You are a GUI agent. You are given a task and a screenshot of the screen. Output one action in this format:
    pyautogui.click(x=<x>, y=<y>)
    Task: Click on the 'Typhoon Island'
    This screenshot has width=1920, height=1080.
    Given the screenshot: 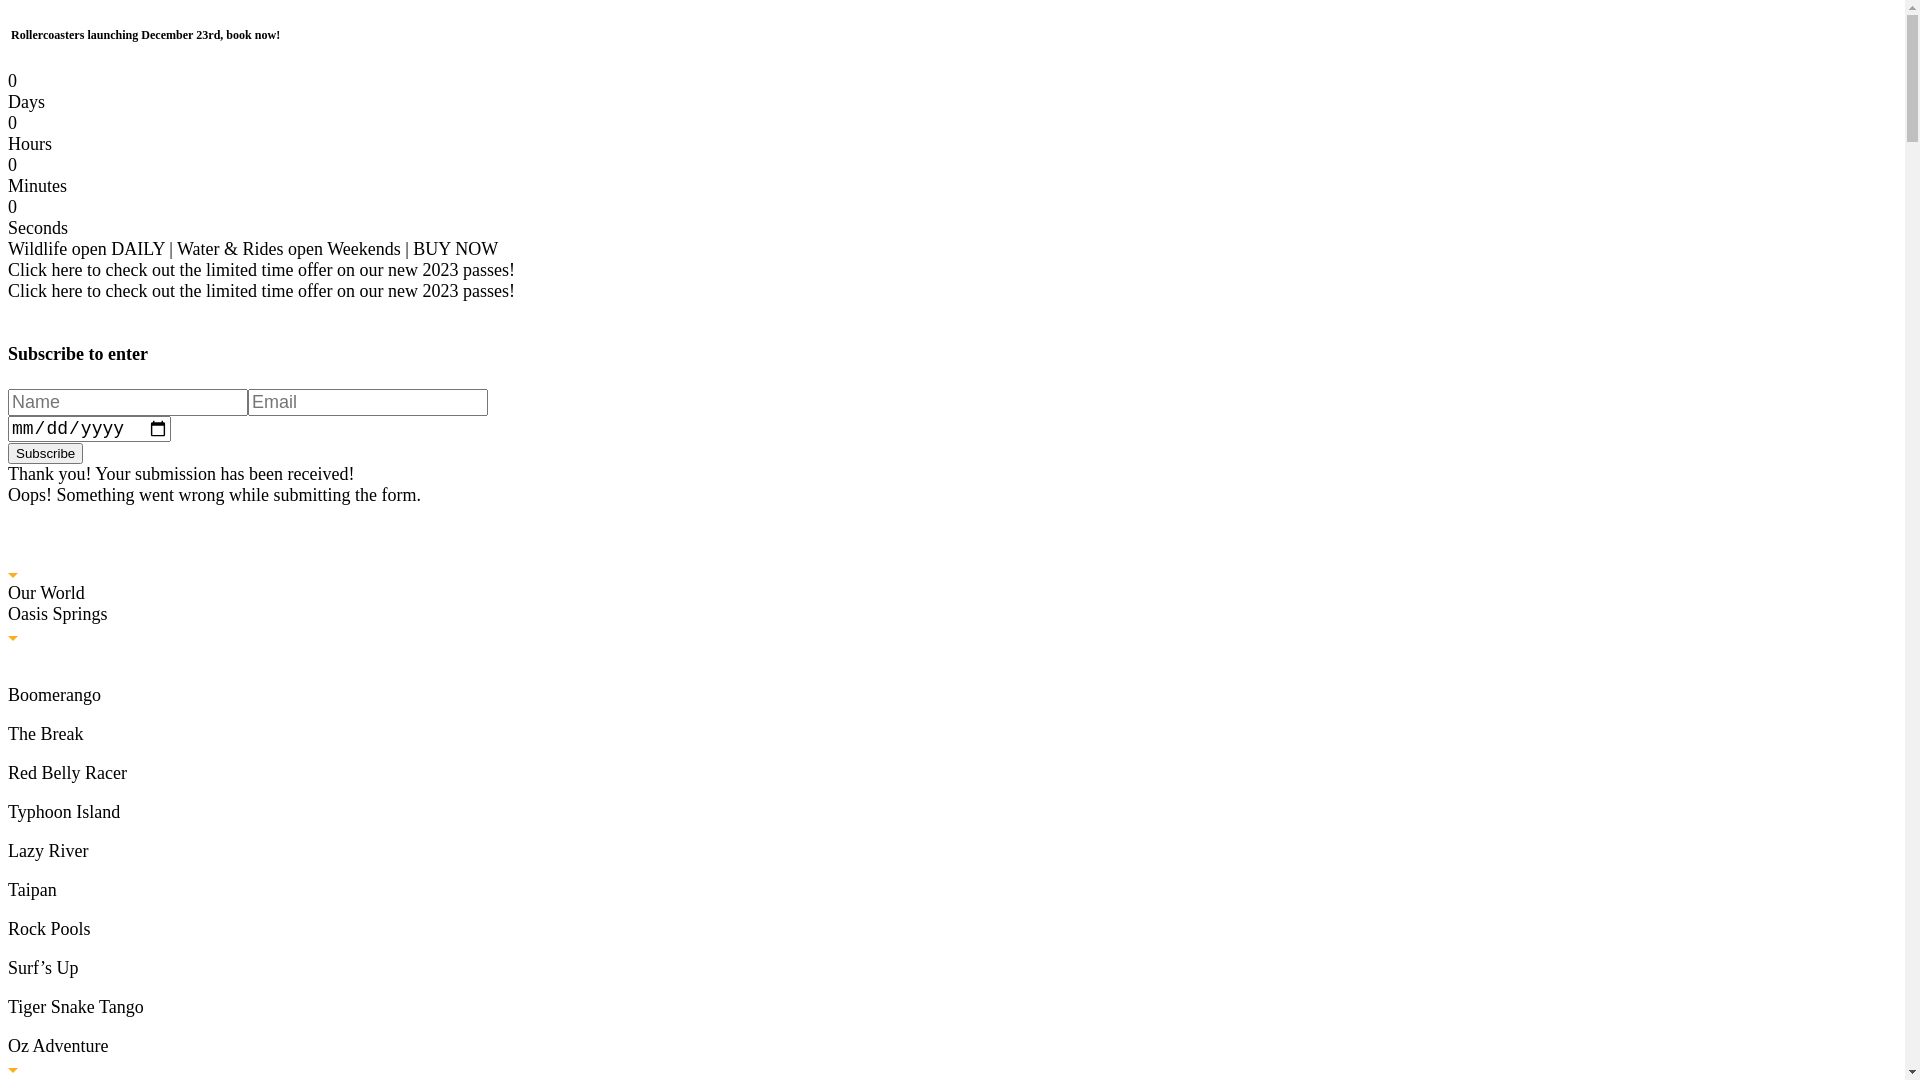 What is the action you would take?
    pyautogui.click(x=8, y=812)
    